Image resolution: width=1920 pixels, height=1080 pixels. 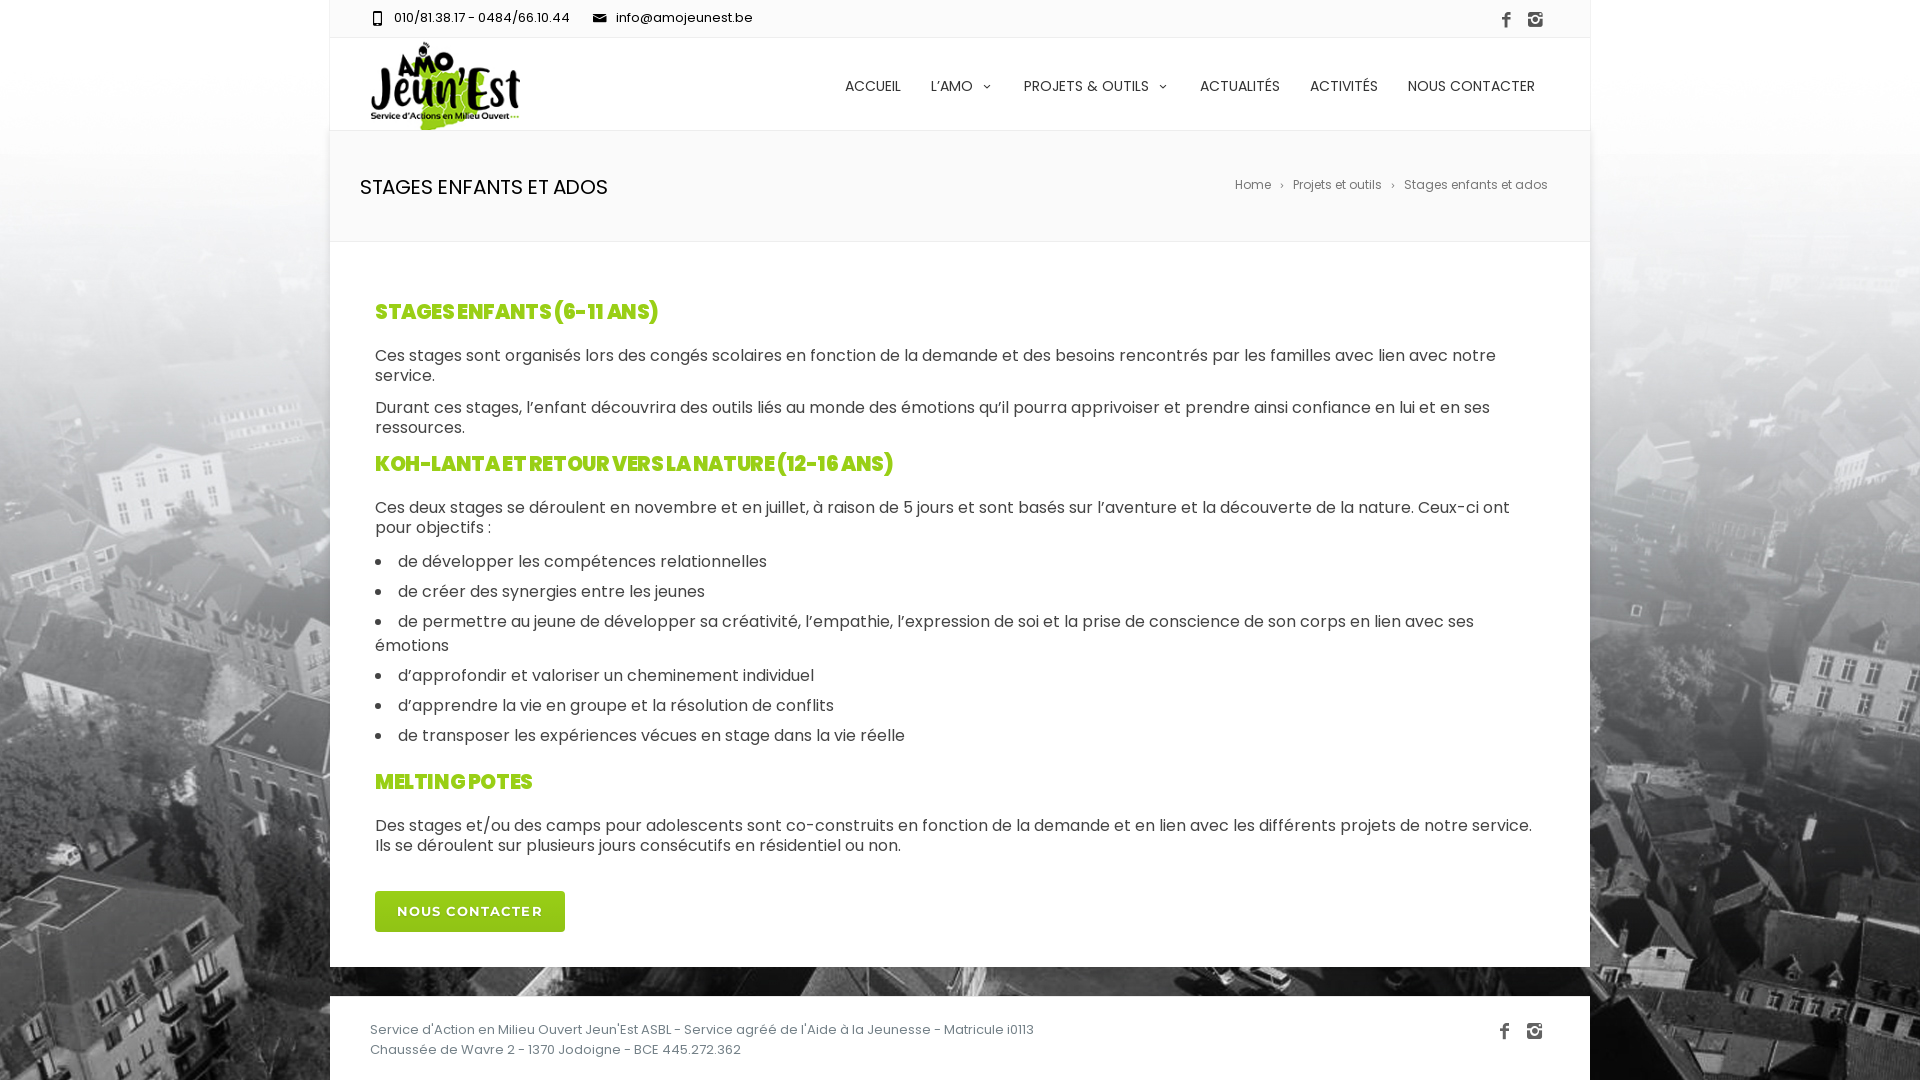 I want to click on 'Facebook', so click(x=1505, y=1030).